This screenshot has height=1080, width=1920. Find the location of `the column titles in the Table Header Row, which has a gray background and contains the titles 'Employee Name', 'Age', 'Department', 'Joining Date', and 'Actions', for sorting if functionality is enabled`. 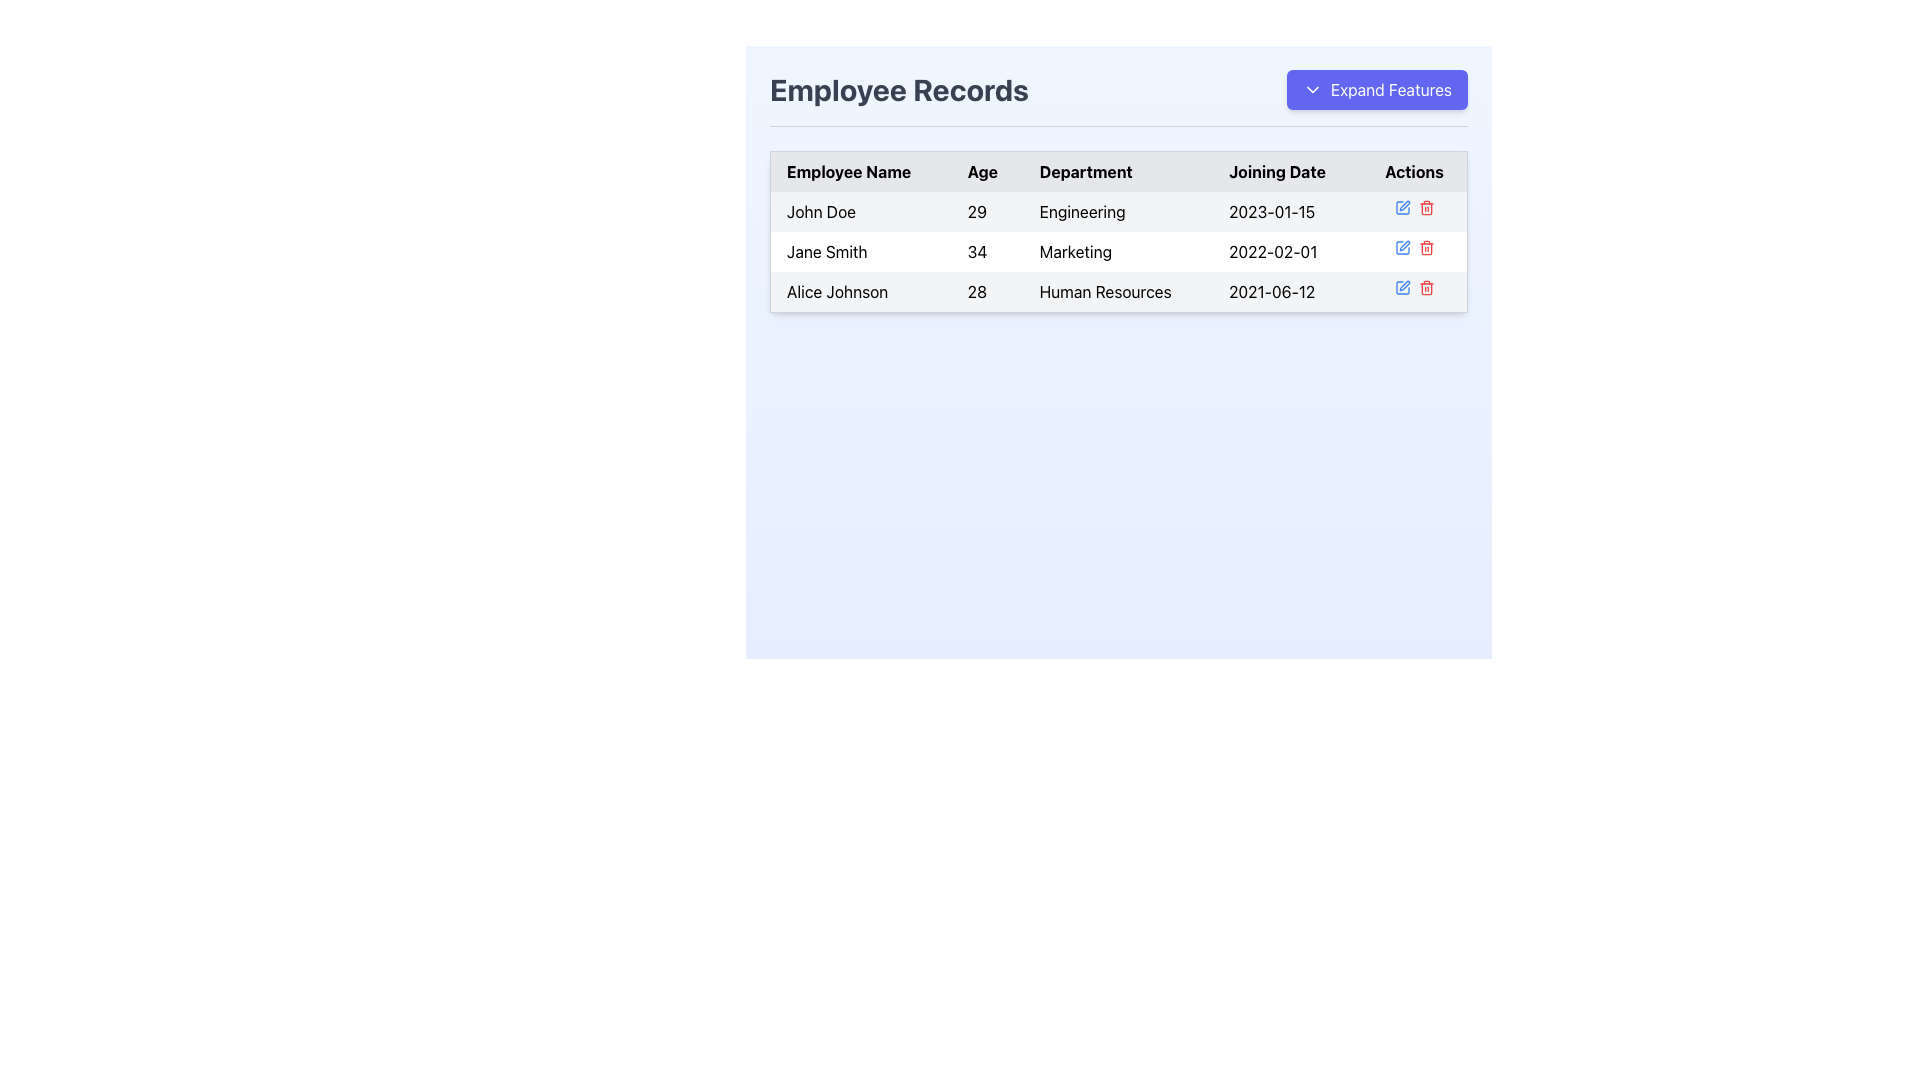

the column titles in the Table Header Row, which has a gray background and contains the titles 'Employee Name', 'Age', 'Department', 'Joining Date', and 'Actions', for sorting if functionality is enabled is located at coordinates (1117, 169).